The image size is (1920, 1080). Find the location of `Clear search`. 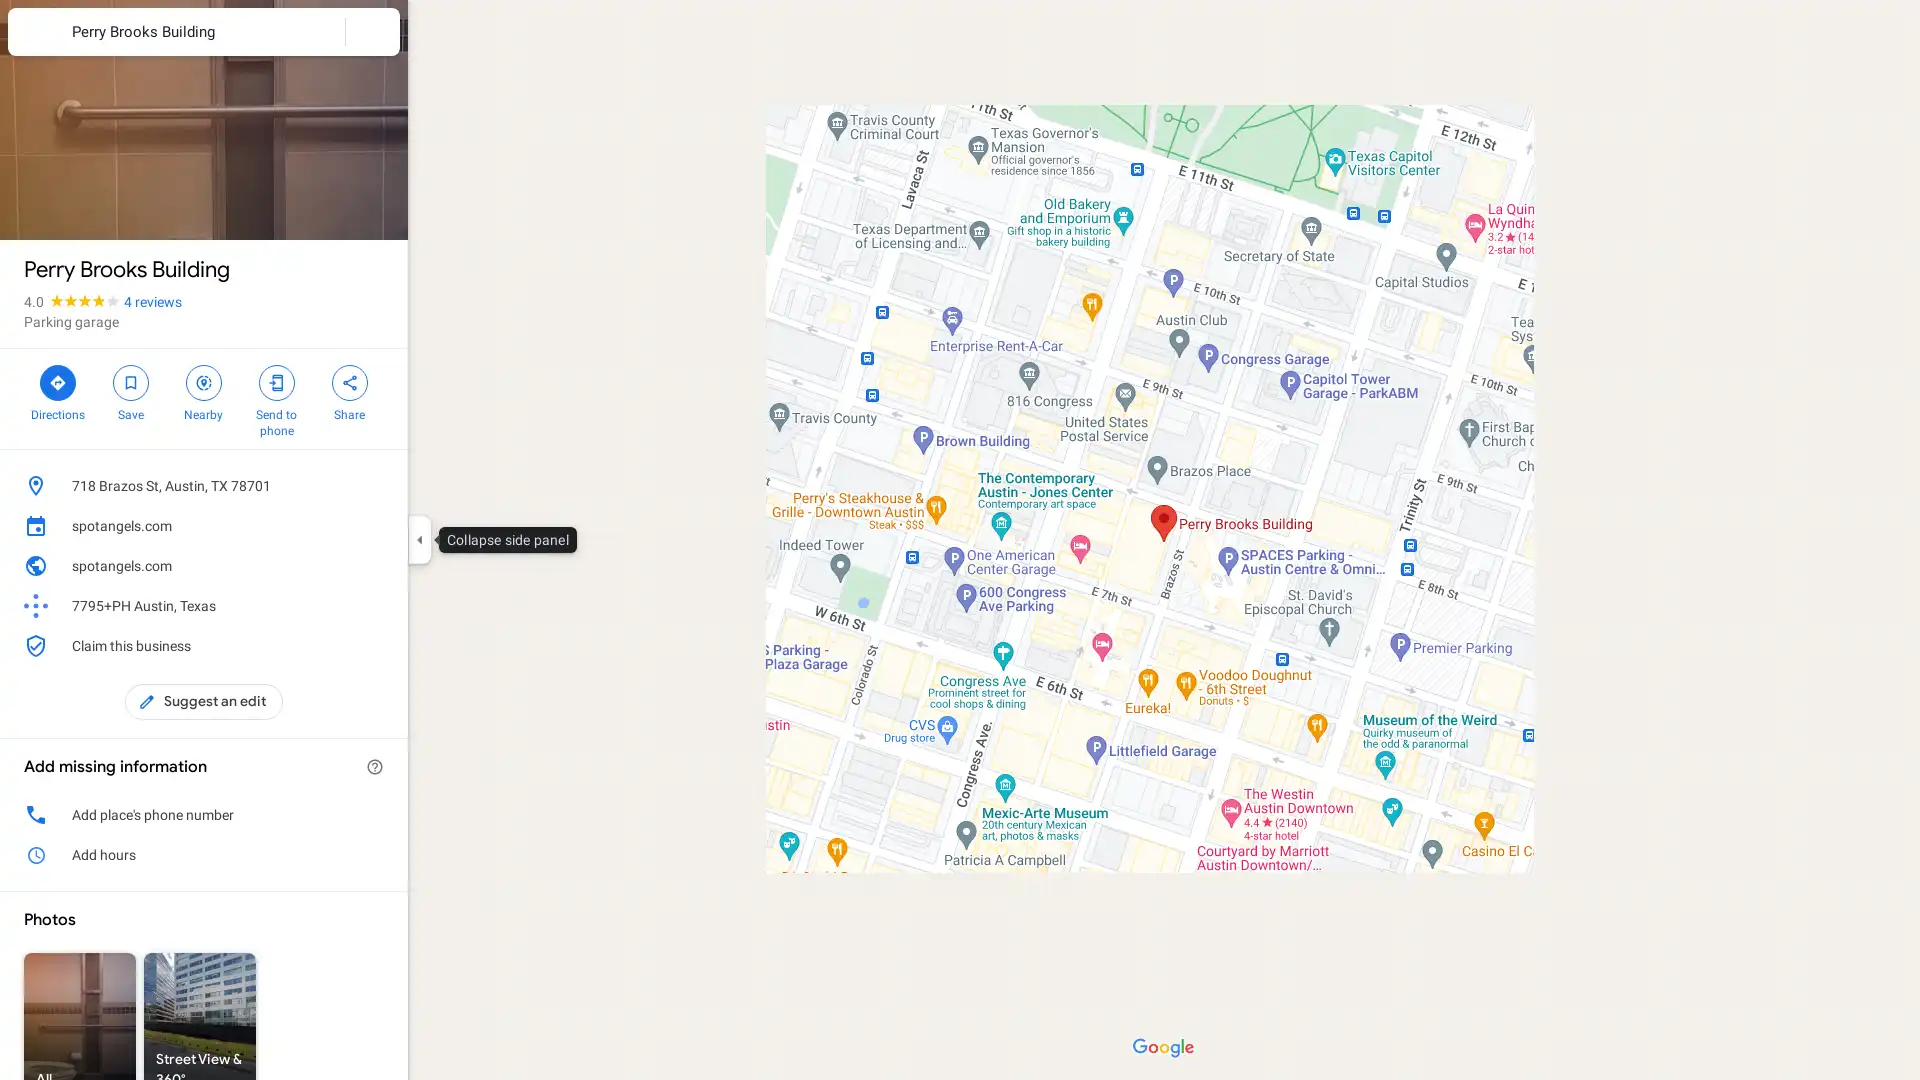

Clear search is located at coordinates (373, 31).